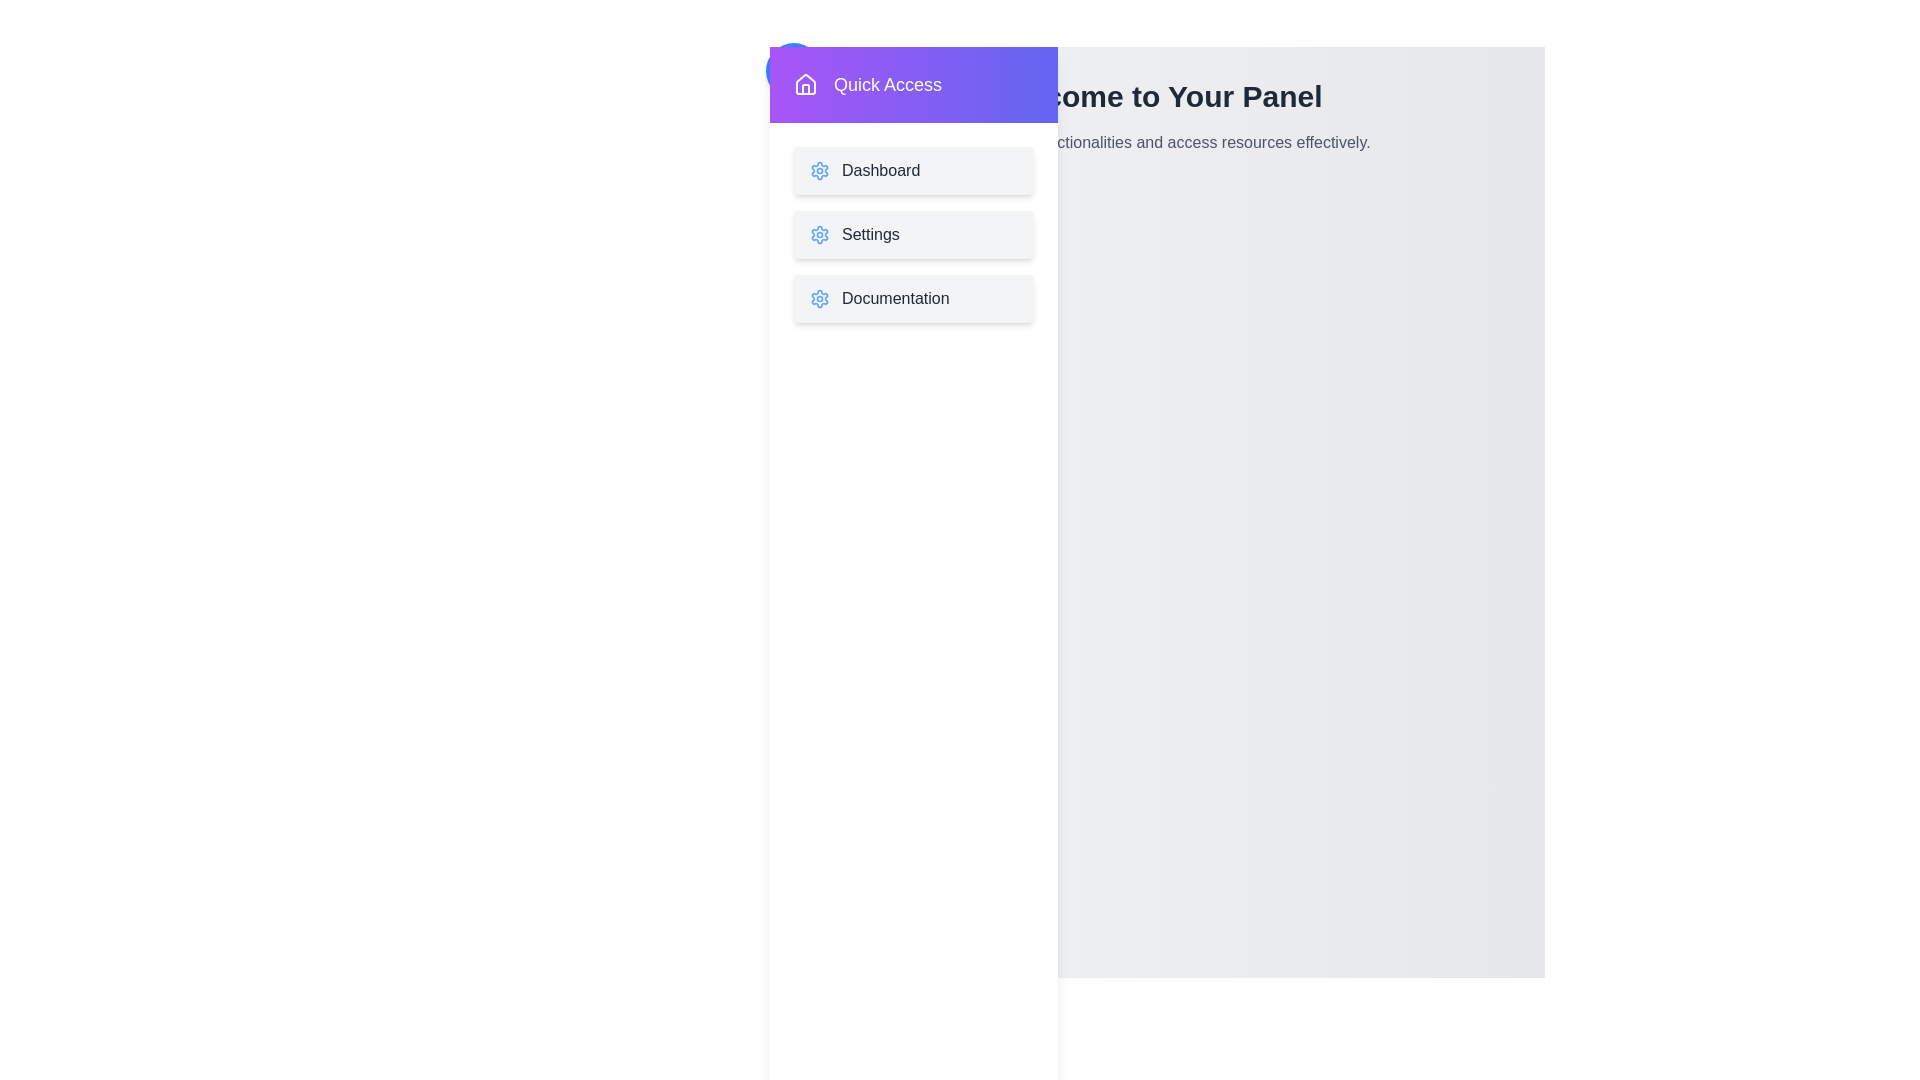 Image resolution: width=1920 pixels, height=1080 pixels. What do you see at coordinates (912, 169) in the screenshot?
I see `the 'Dashboard' menu item in the drawer` at bounding box center [912, 169].